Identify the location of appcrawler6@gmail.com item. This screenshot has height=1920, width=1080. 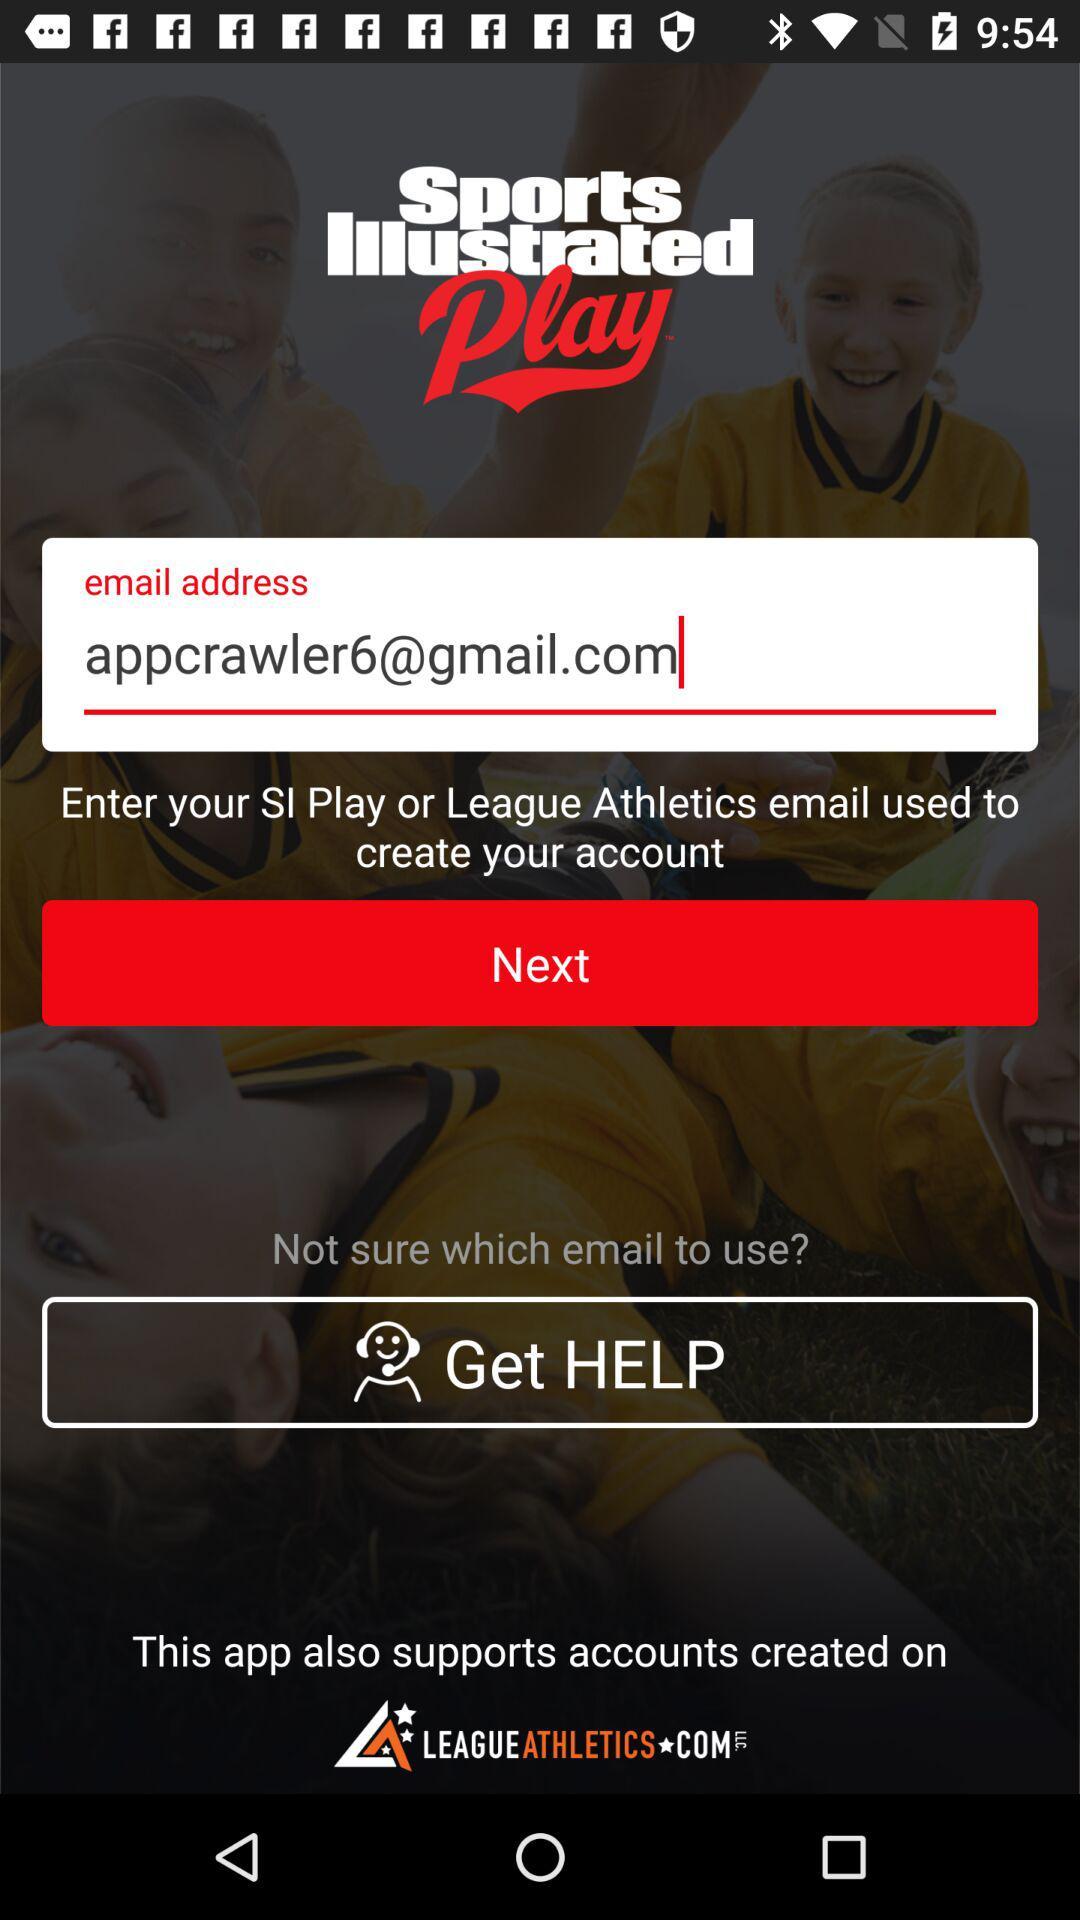
(540, 644).